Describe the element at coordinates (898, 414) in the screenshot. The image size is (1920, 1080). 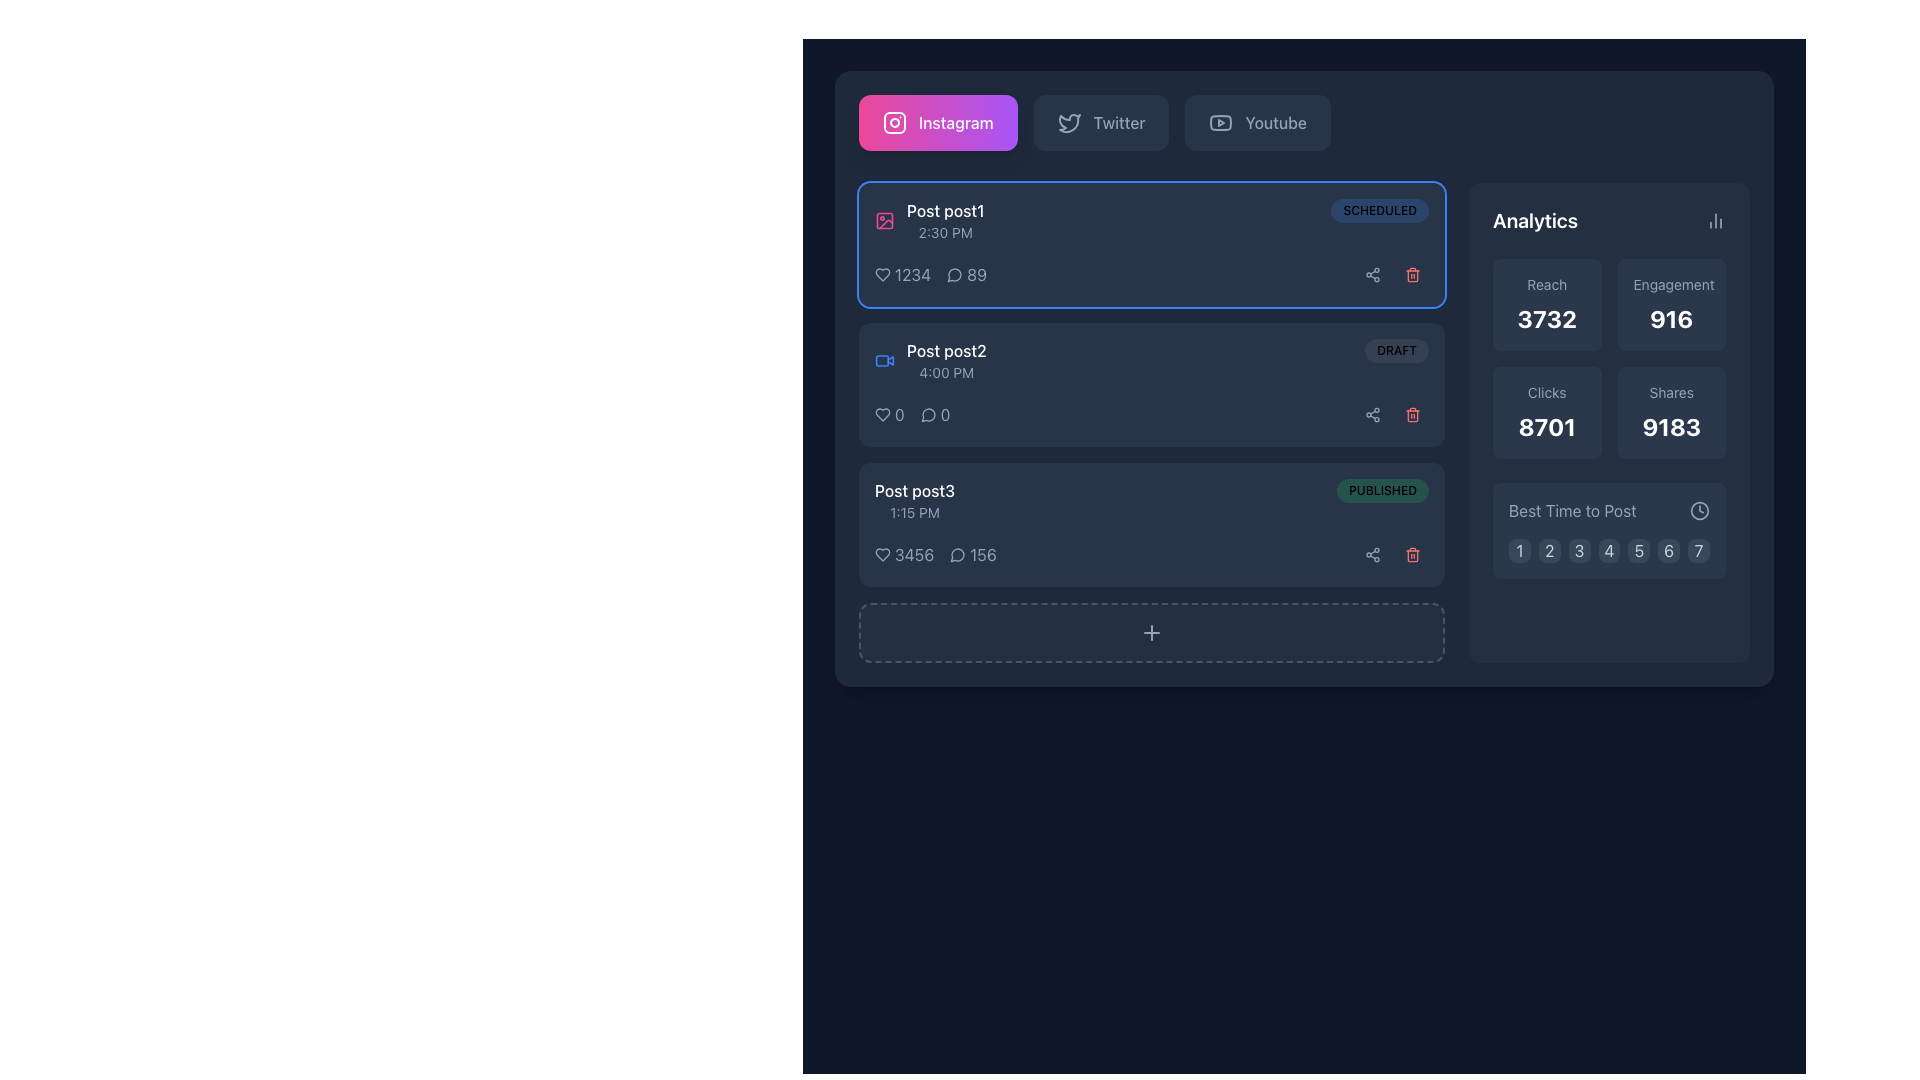
I see `the displayed value of the Text display element showing likes or interactions, located to the right of the heart icon` at that location.